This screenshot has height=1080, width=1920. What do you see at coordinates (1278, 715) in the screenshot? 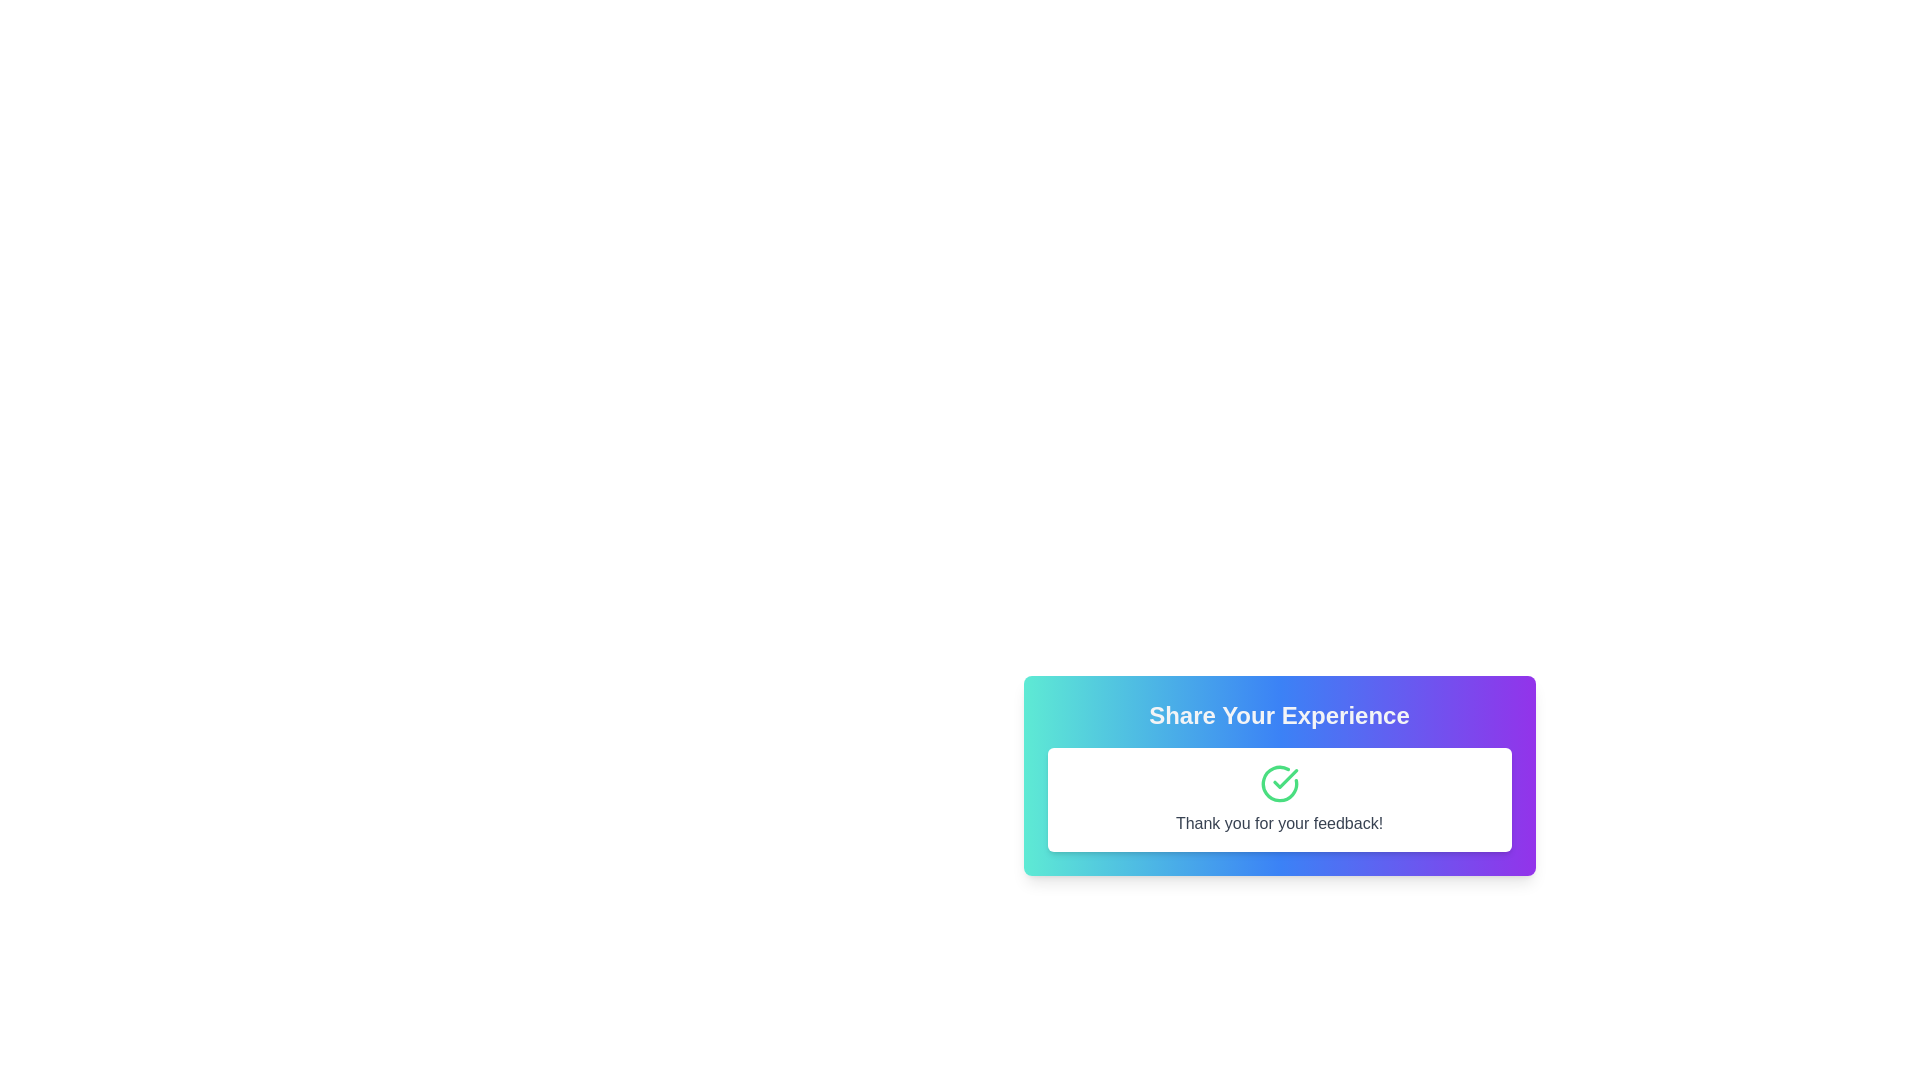
I see `the 'Share Your Experience' heading, which is a bold, extra-large white text element centered at the top of a gradient-colored panel` at bounding box center [1278, 715].